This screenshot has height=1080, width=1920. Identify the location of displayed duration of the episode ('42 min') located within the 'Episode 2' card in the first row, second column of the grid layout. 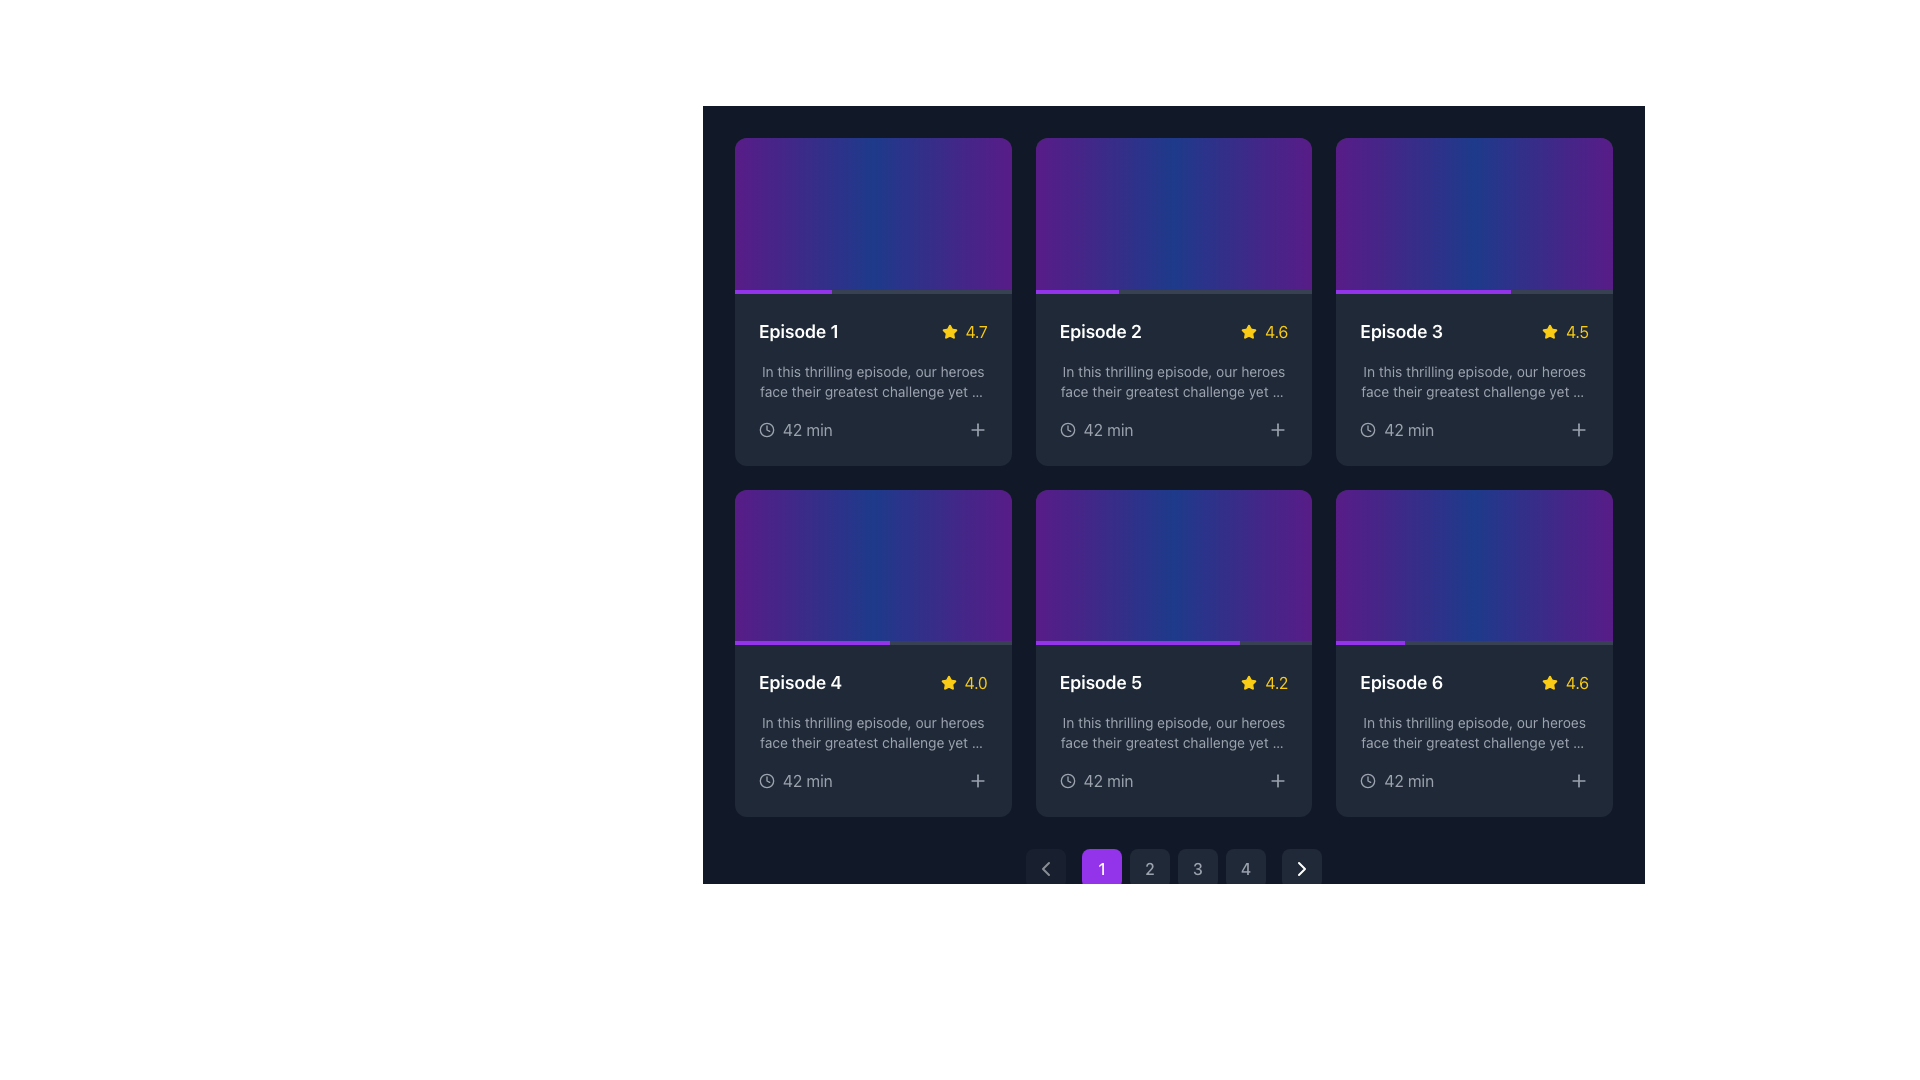
(1174, 428).